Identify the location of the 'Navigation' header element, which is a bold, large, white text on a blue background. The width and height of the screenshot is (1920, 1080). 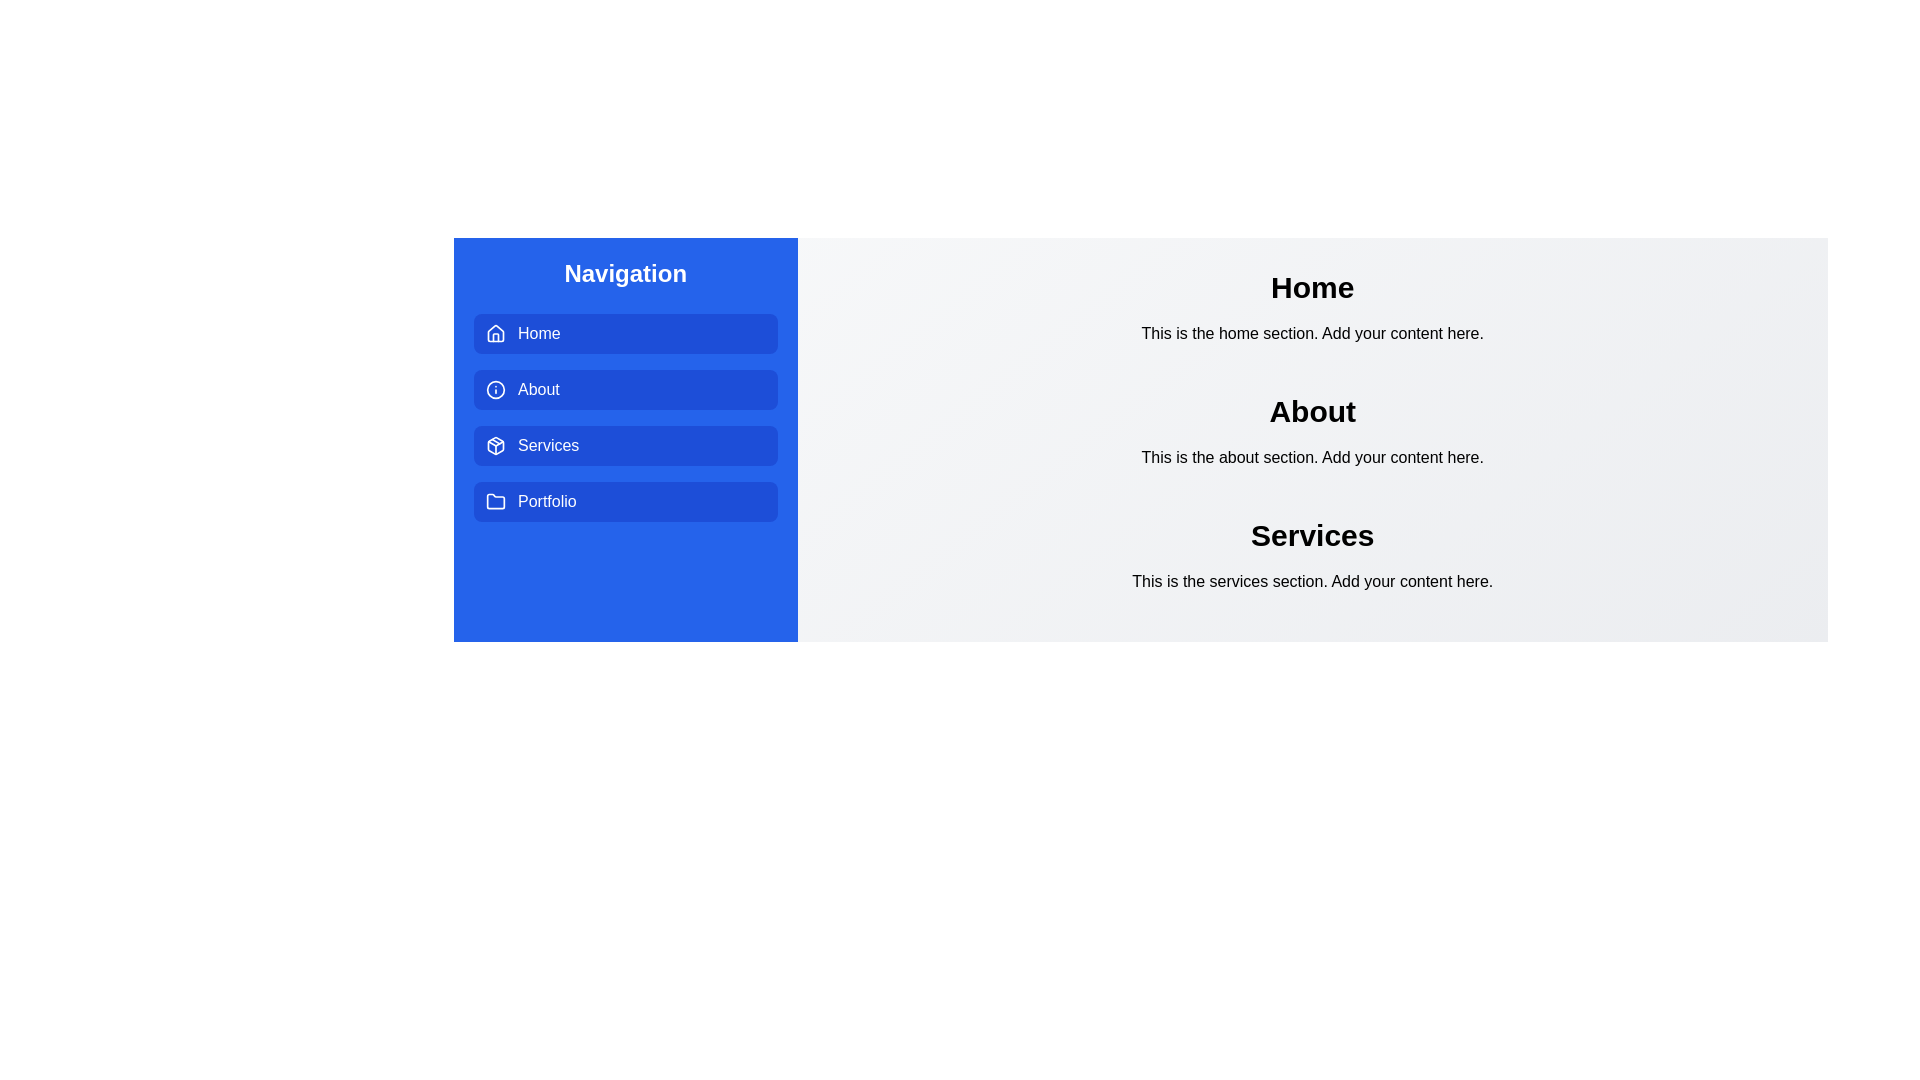
(624, 273).